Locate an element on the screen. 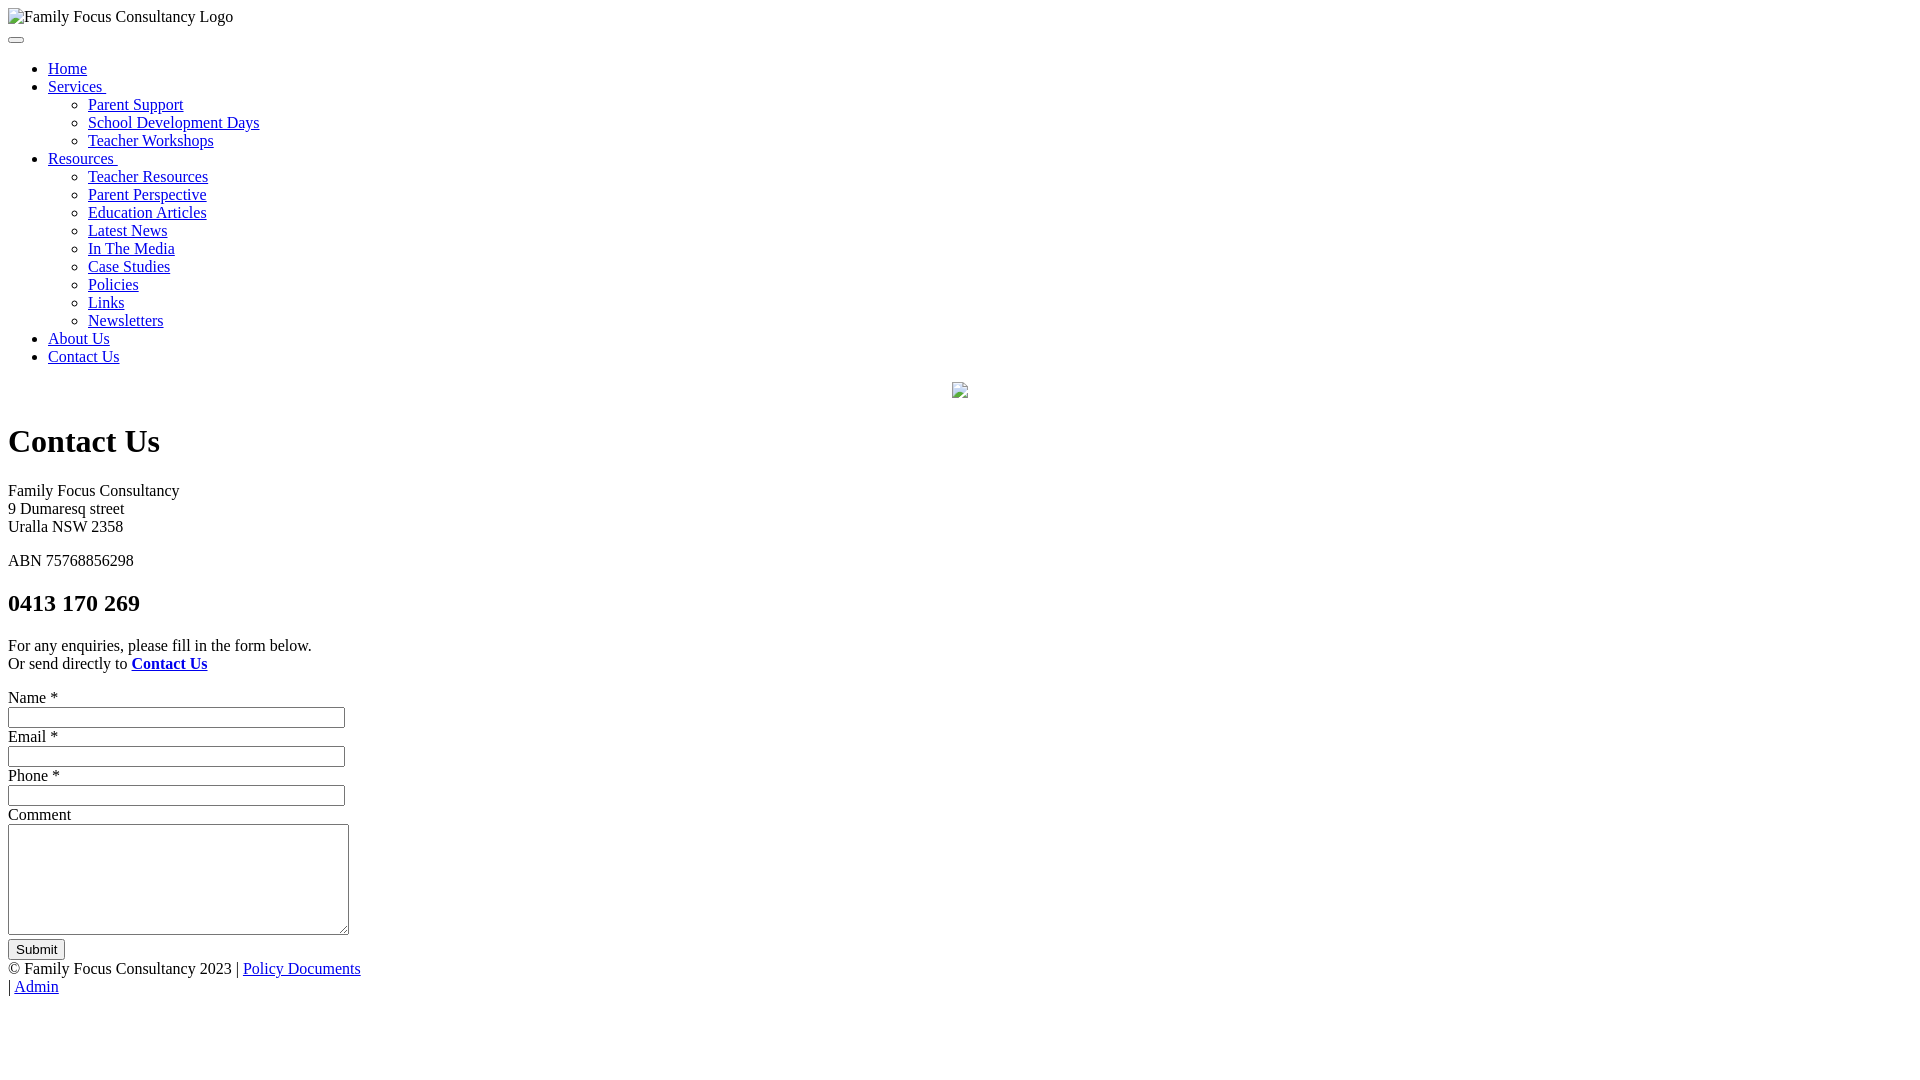  'Latest News' is located at coordinates (127, 229).